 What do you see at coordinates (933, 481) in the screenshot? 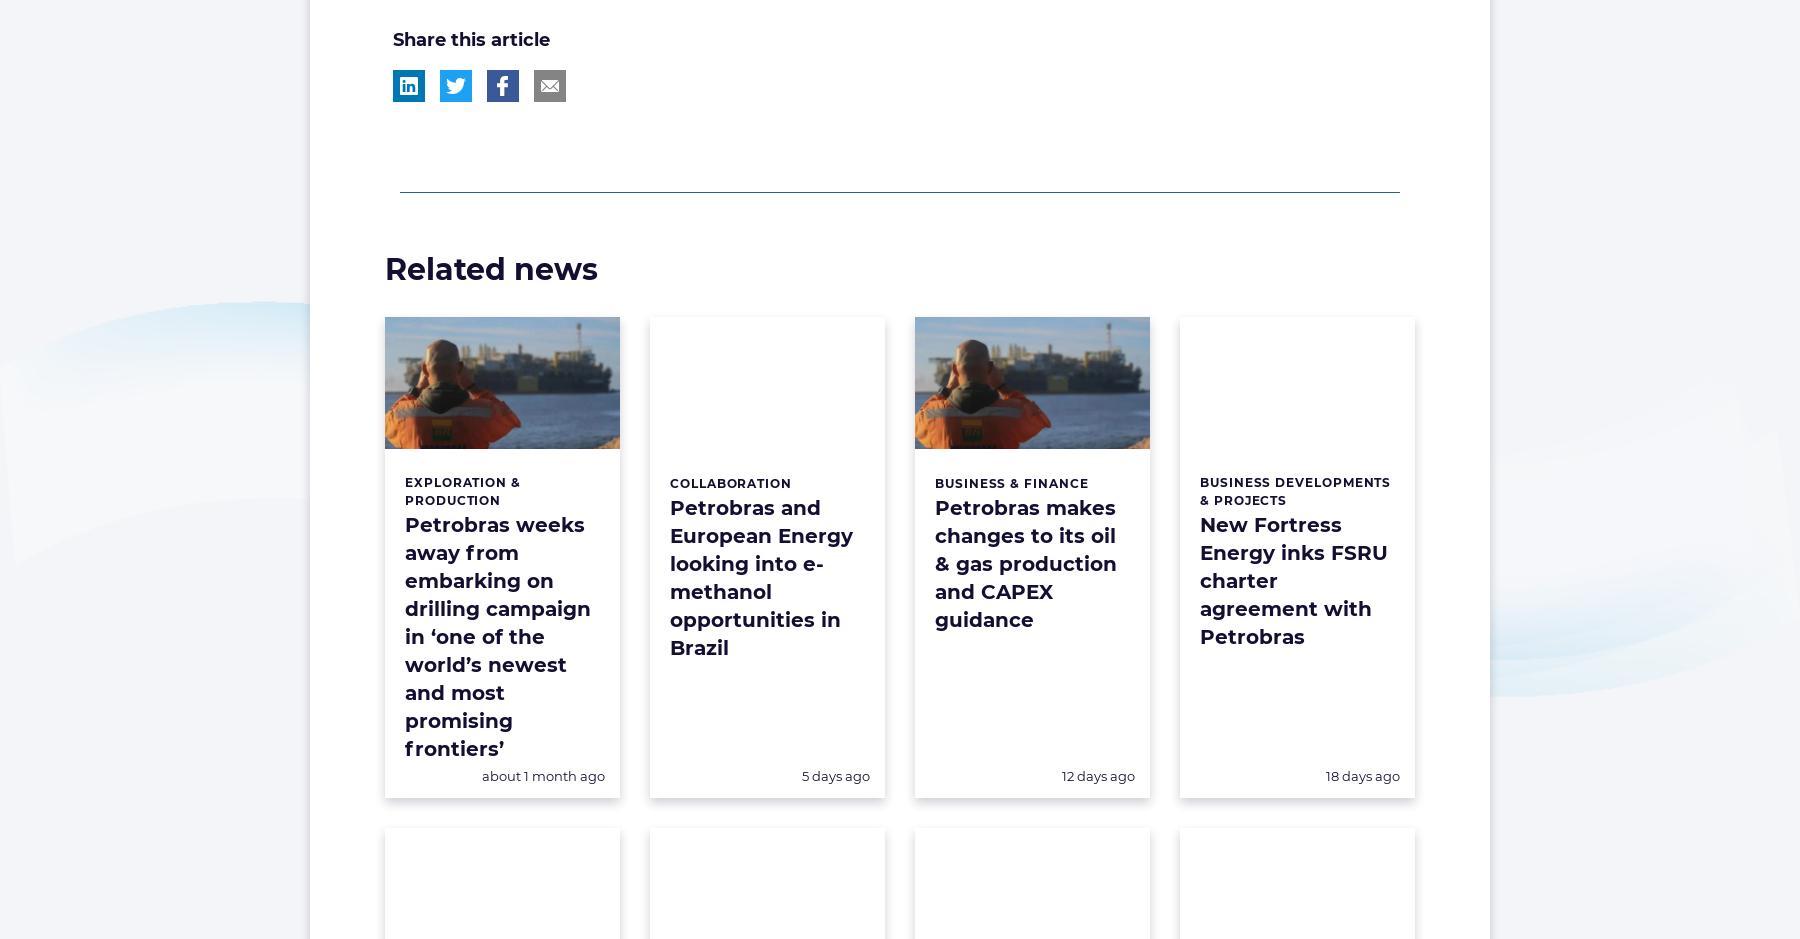
I see `'Business & Finance'` at bounding box center [933, 481].